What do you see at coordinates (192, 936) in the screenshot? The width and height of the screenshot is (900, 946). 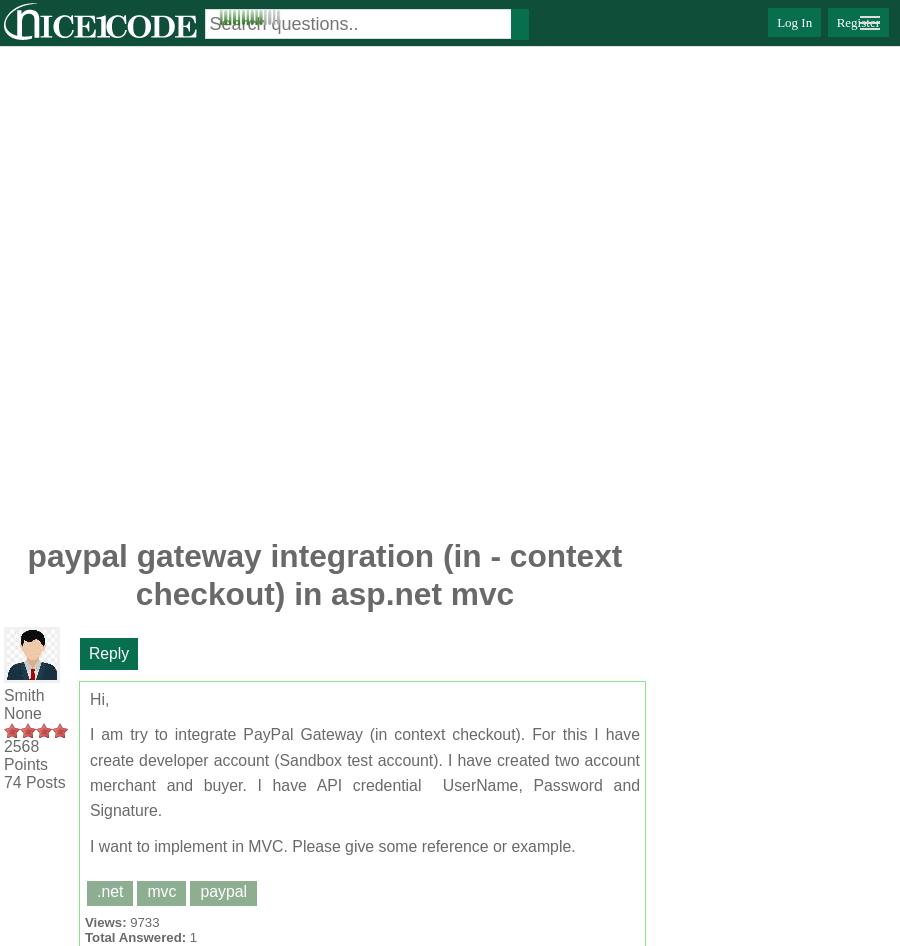 I see `'1'` at bounding box center [192, 936].